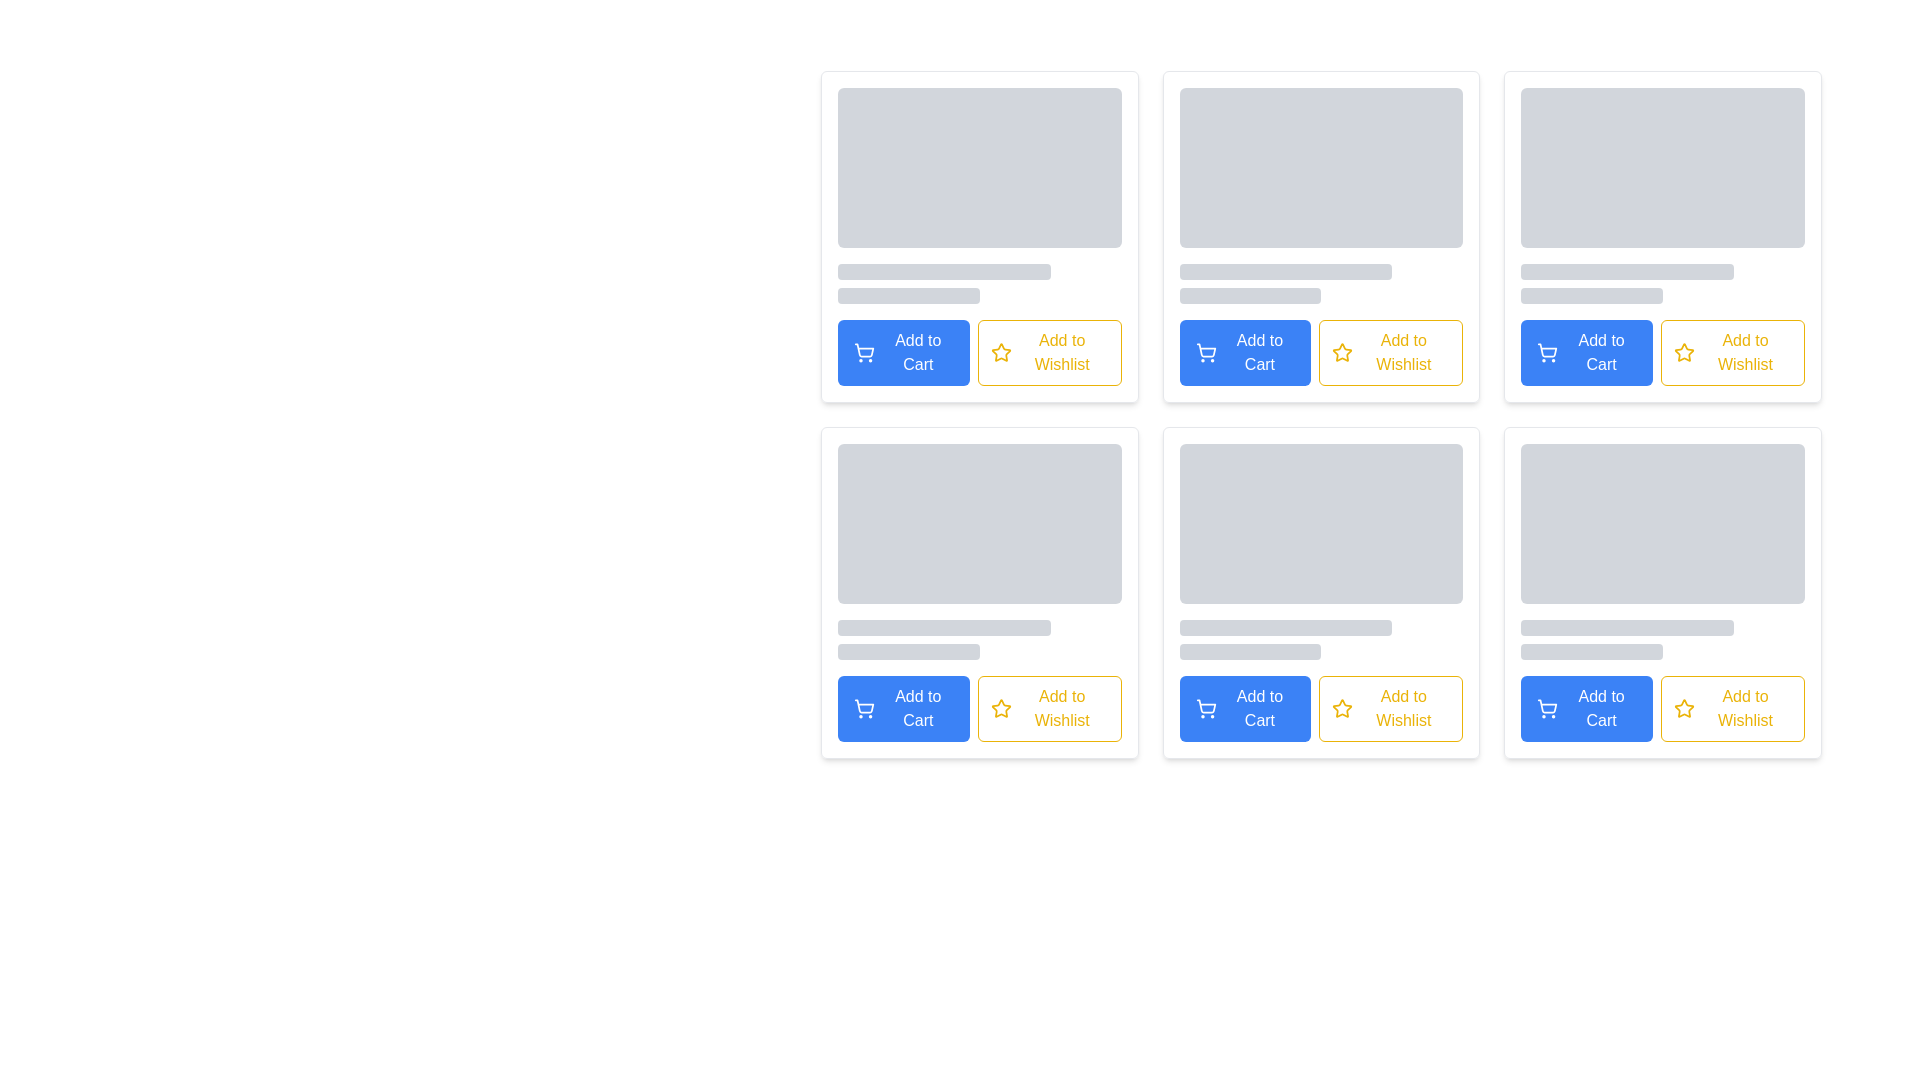  I want to click on the slider position, so click(1312, 651).